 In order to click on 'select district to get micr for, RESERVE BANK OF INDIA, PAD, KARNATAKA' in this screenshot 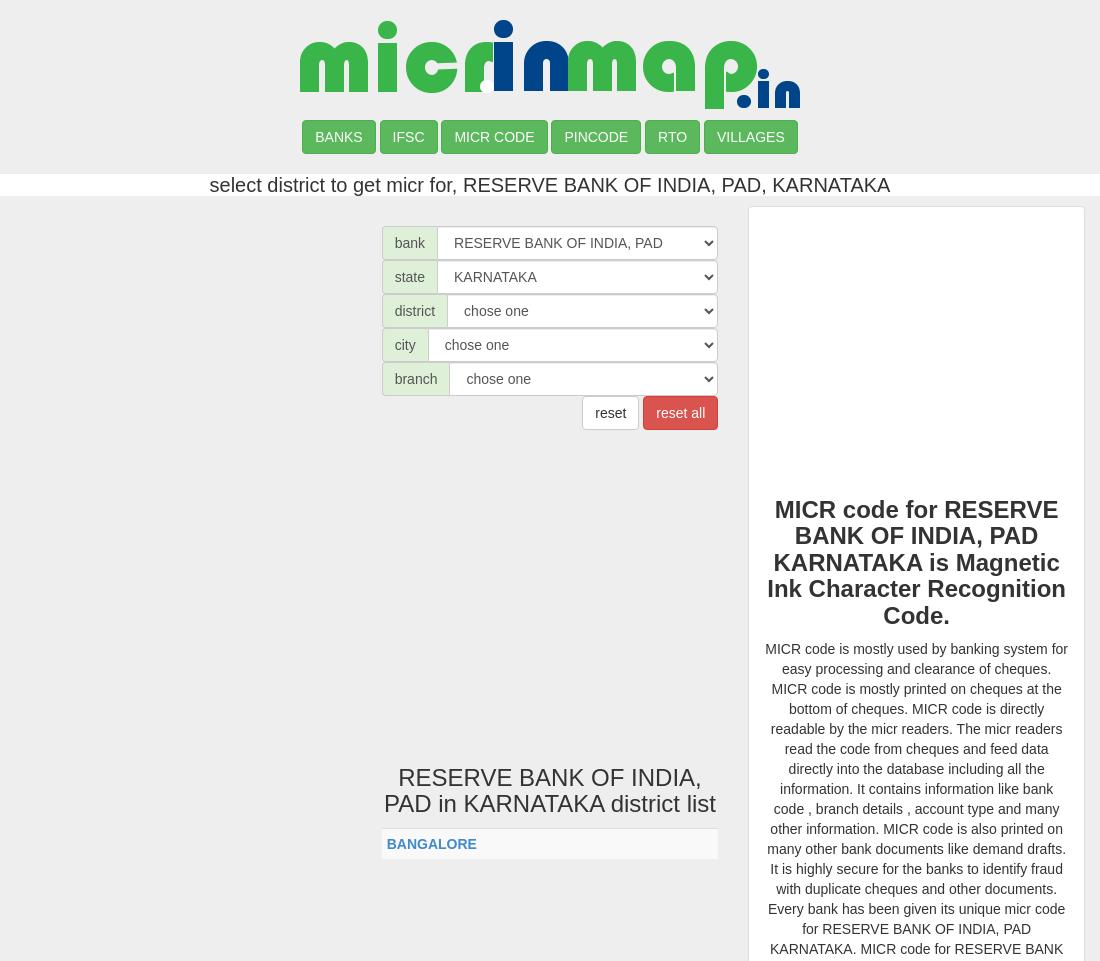, I will do `click(549, 184)`.